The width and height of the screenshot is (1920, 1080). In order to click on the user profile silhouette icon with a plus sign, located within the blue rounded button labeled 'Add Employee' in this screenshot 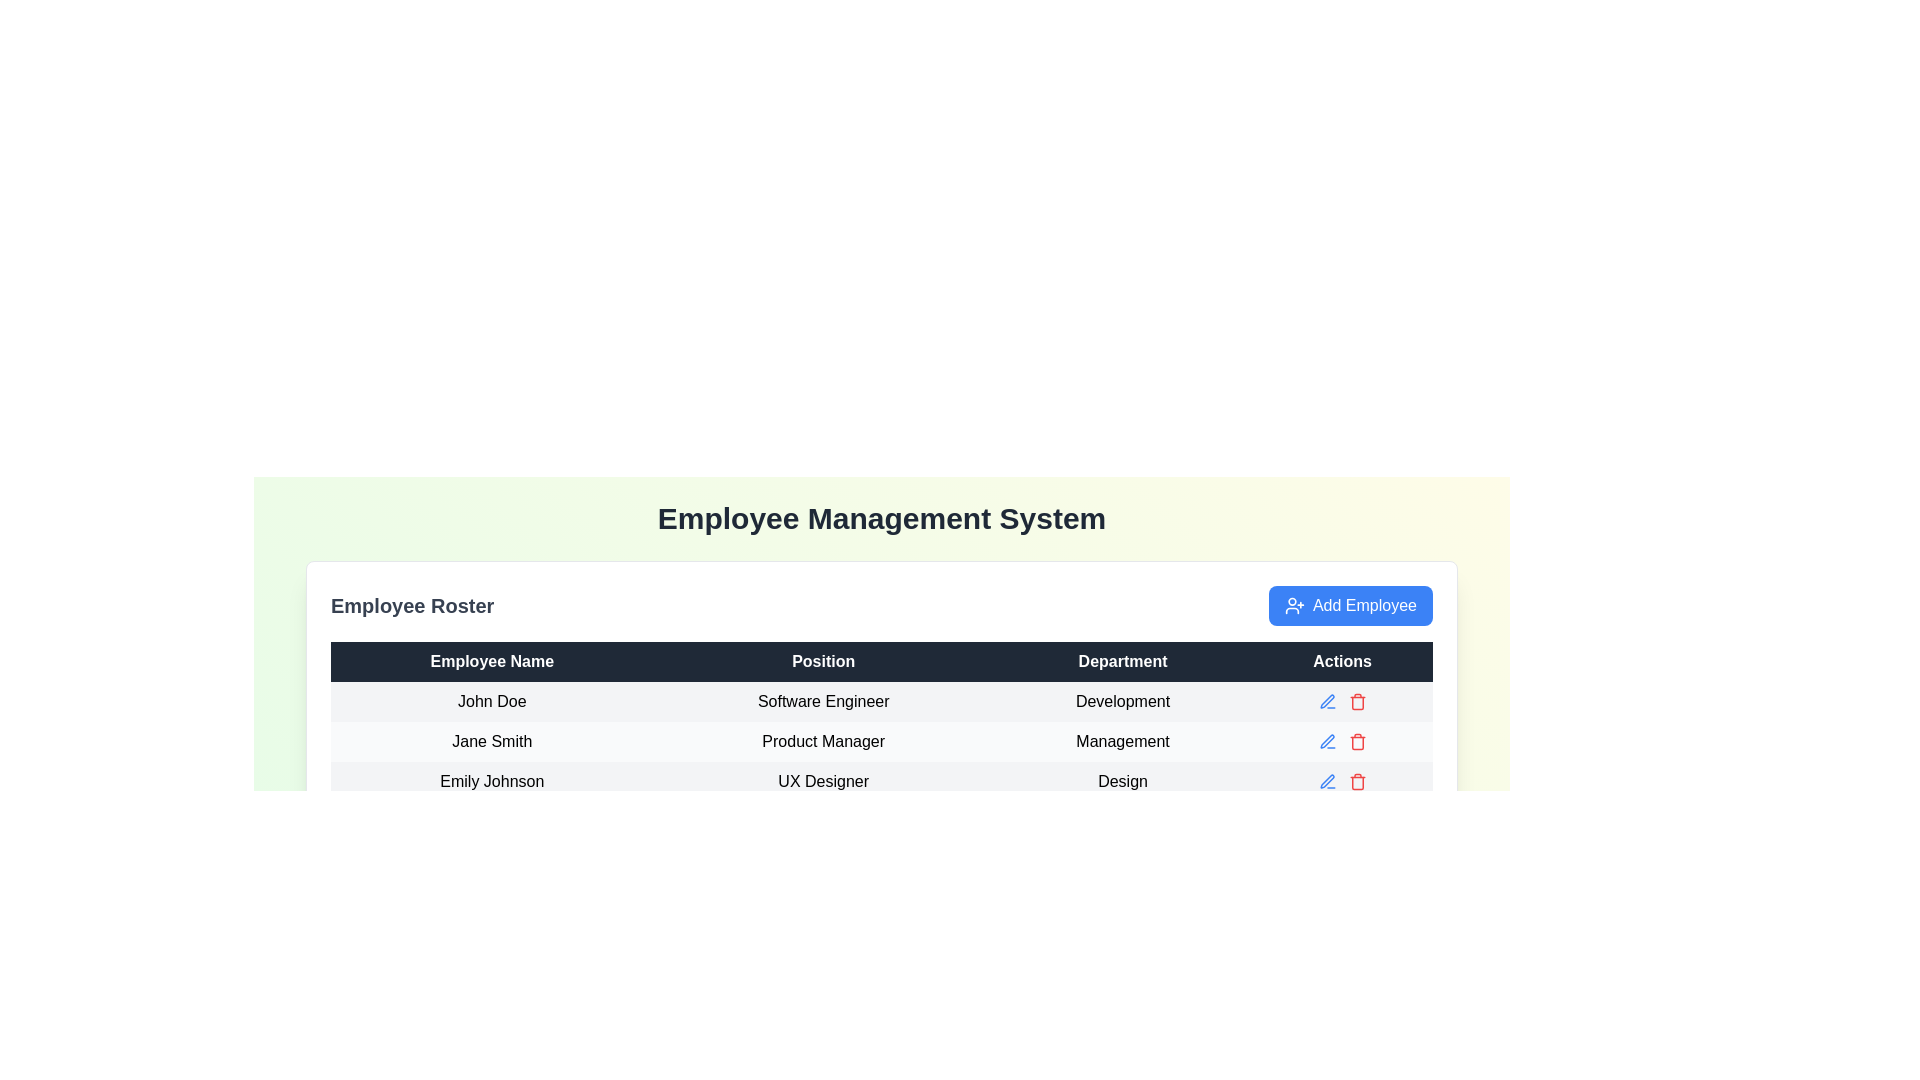, I will do `click(1294, 604)`.